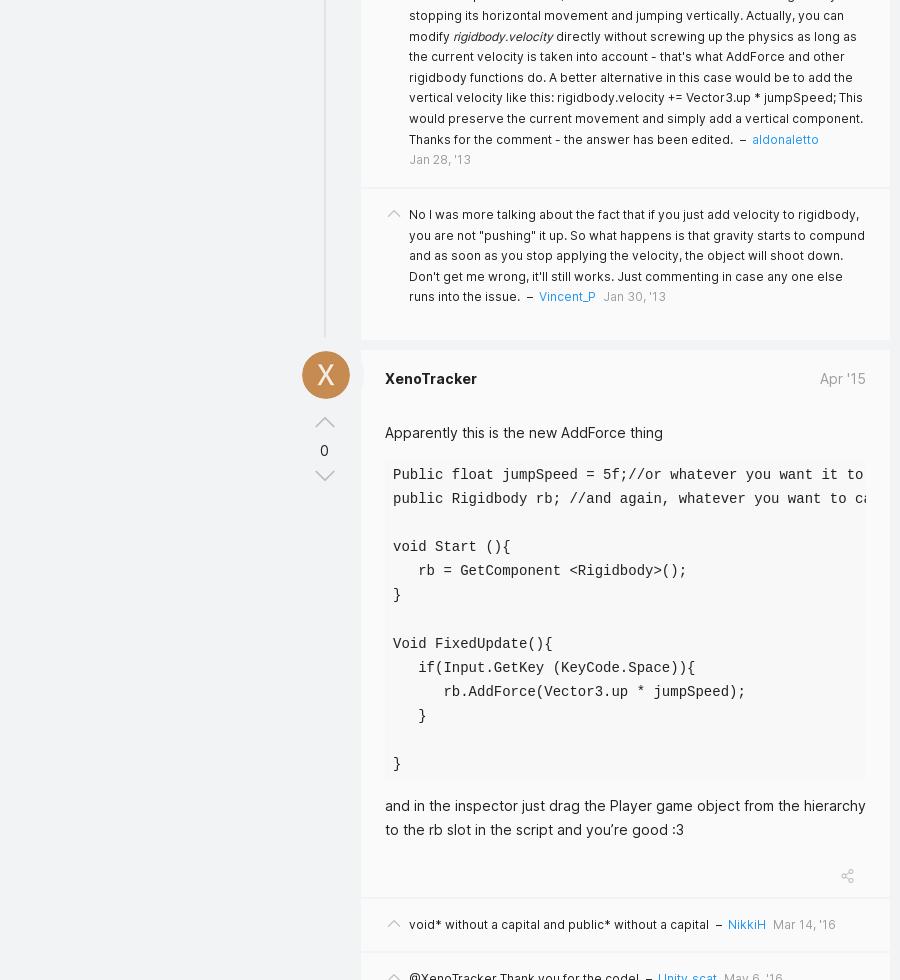  I want to click on 'directly without screwing up the physics as long as the current velocity is taken into account - that's what AddForce and other rigidbody functions do. A better alternative in this case would be to add the vertical velocity like this:     rigidbody.velocity += Vector3.up * jumpSpeed; This would preserve the current movement and simply add a vertical component. Thanks for the comment - the answer has been edited.', so click(636, 87).